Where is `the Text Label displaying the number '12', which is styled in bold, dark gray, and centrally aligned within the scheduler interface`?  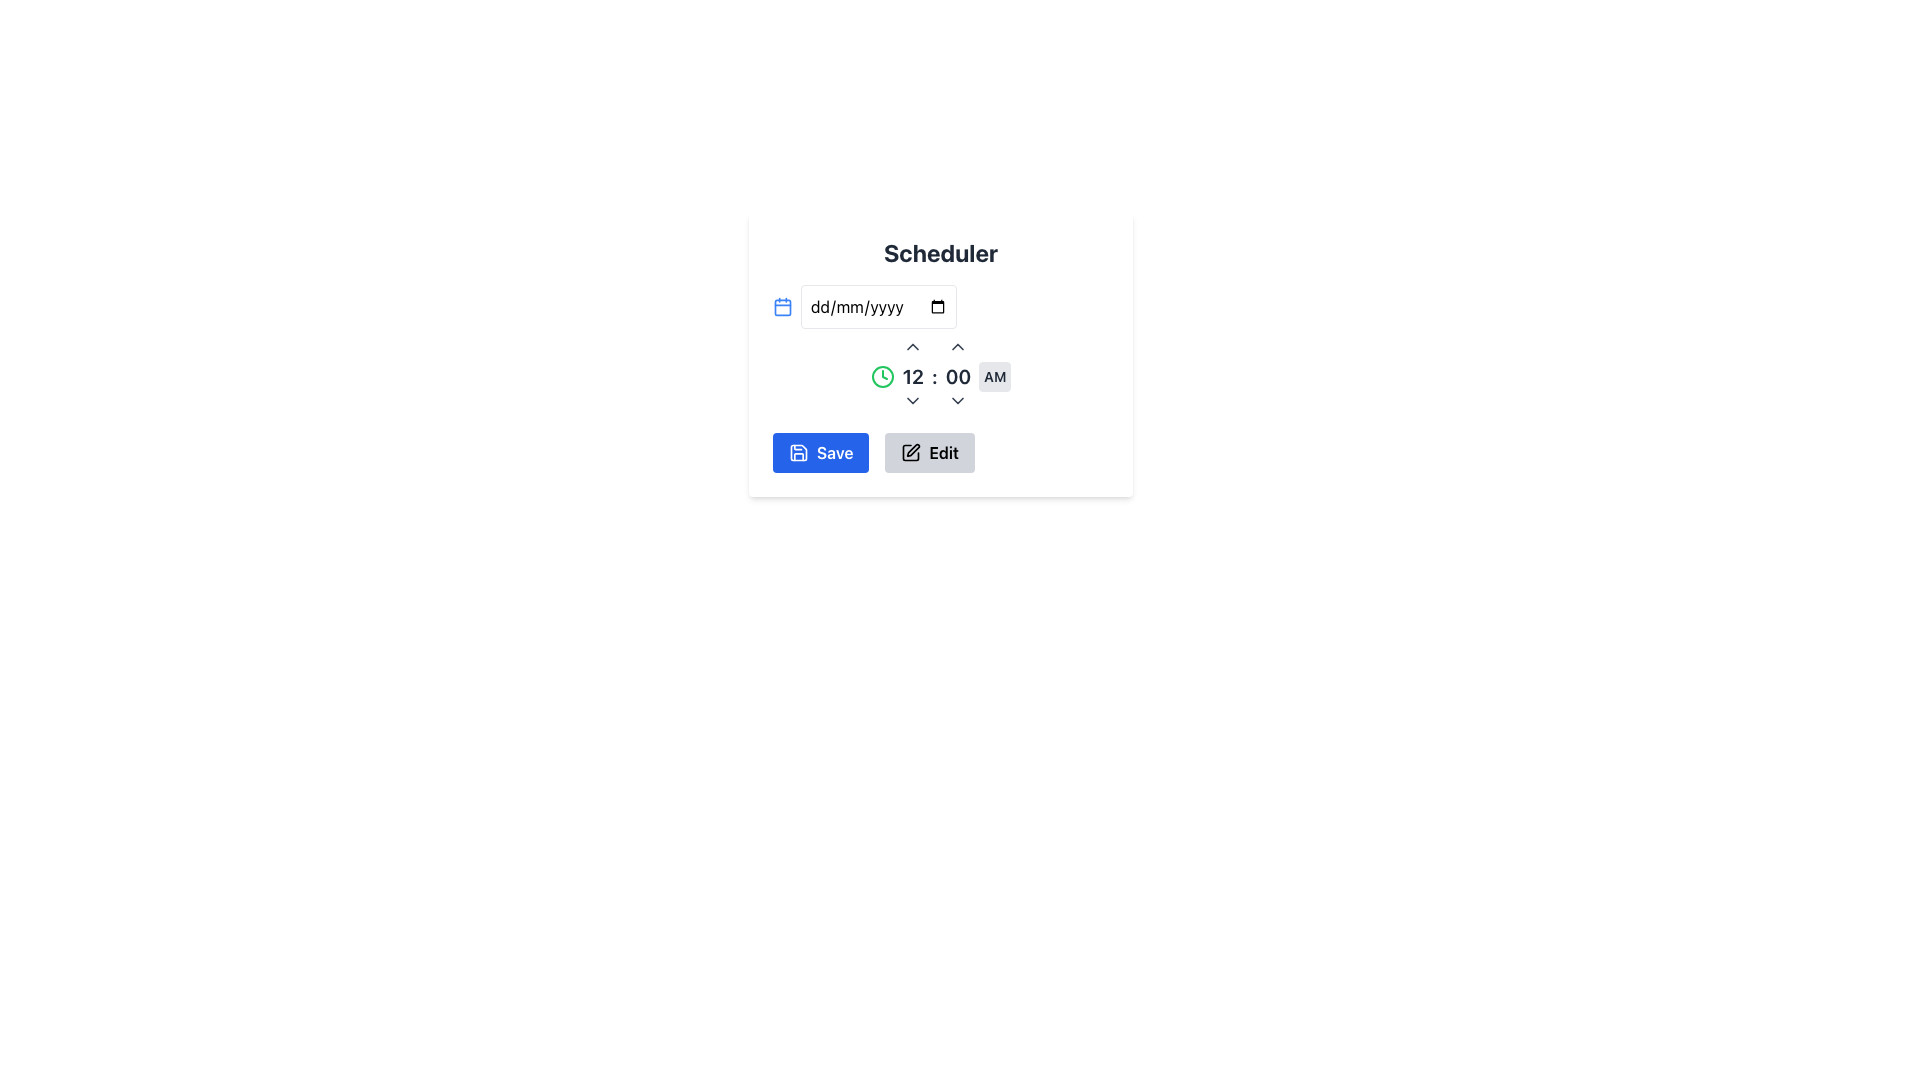 the Text Label displaying the number '12', which is styled in bold, dark gray, and centrally aligned within the scheduler interface is located at coordinates (912, 377).